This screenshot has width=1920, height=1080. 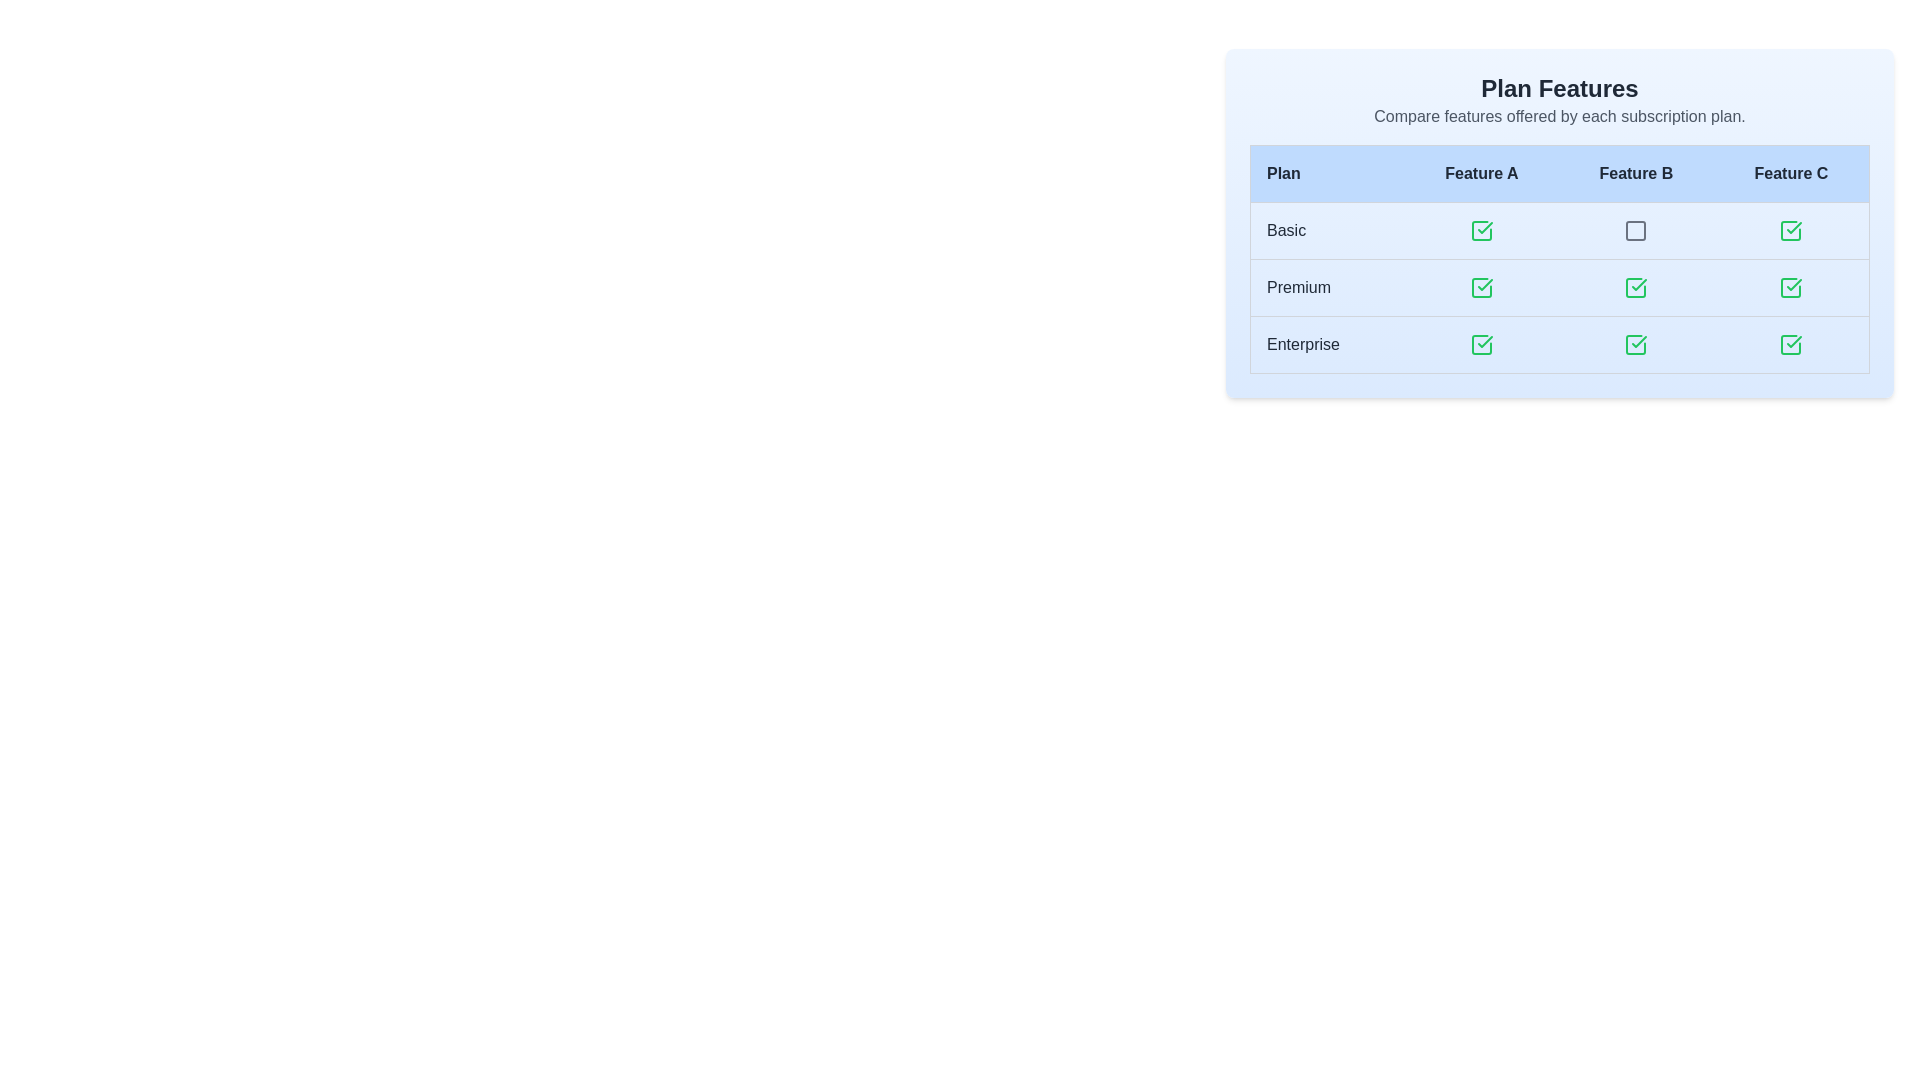 I want to click on the 'Feature C' icon in the 'Enterprise' subscription plan's row of the 'Plan Features' table to indicate its inclusion, so click(x=1794, y=341).